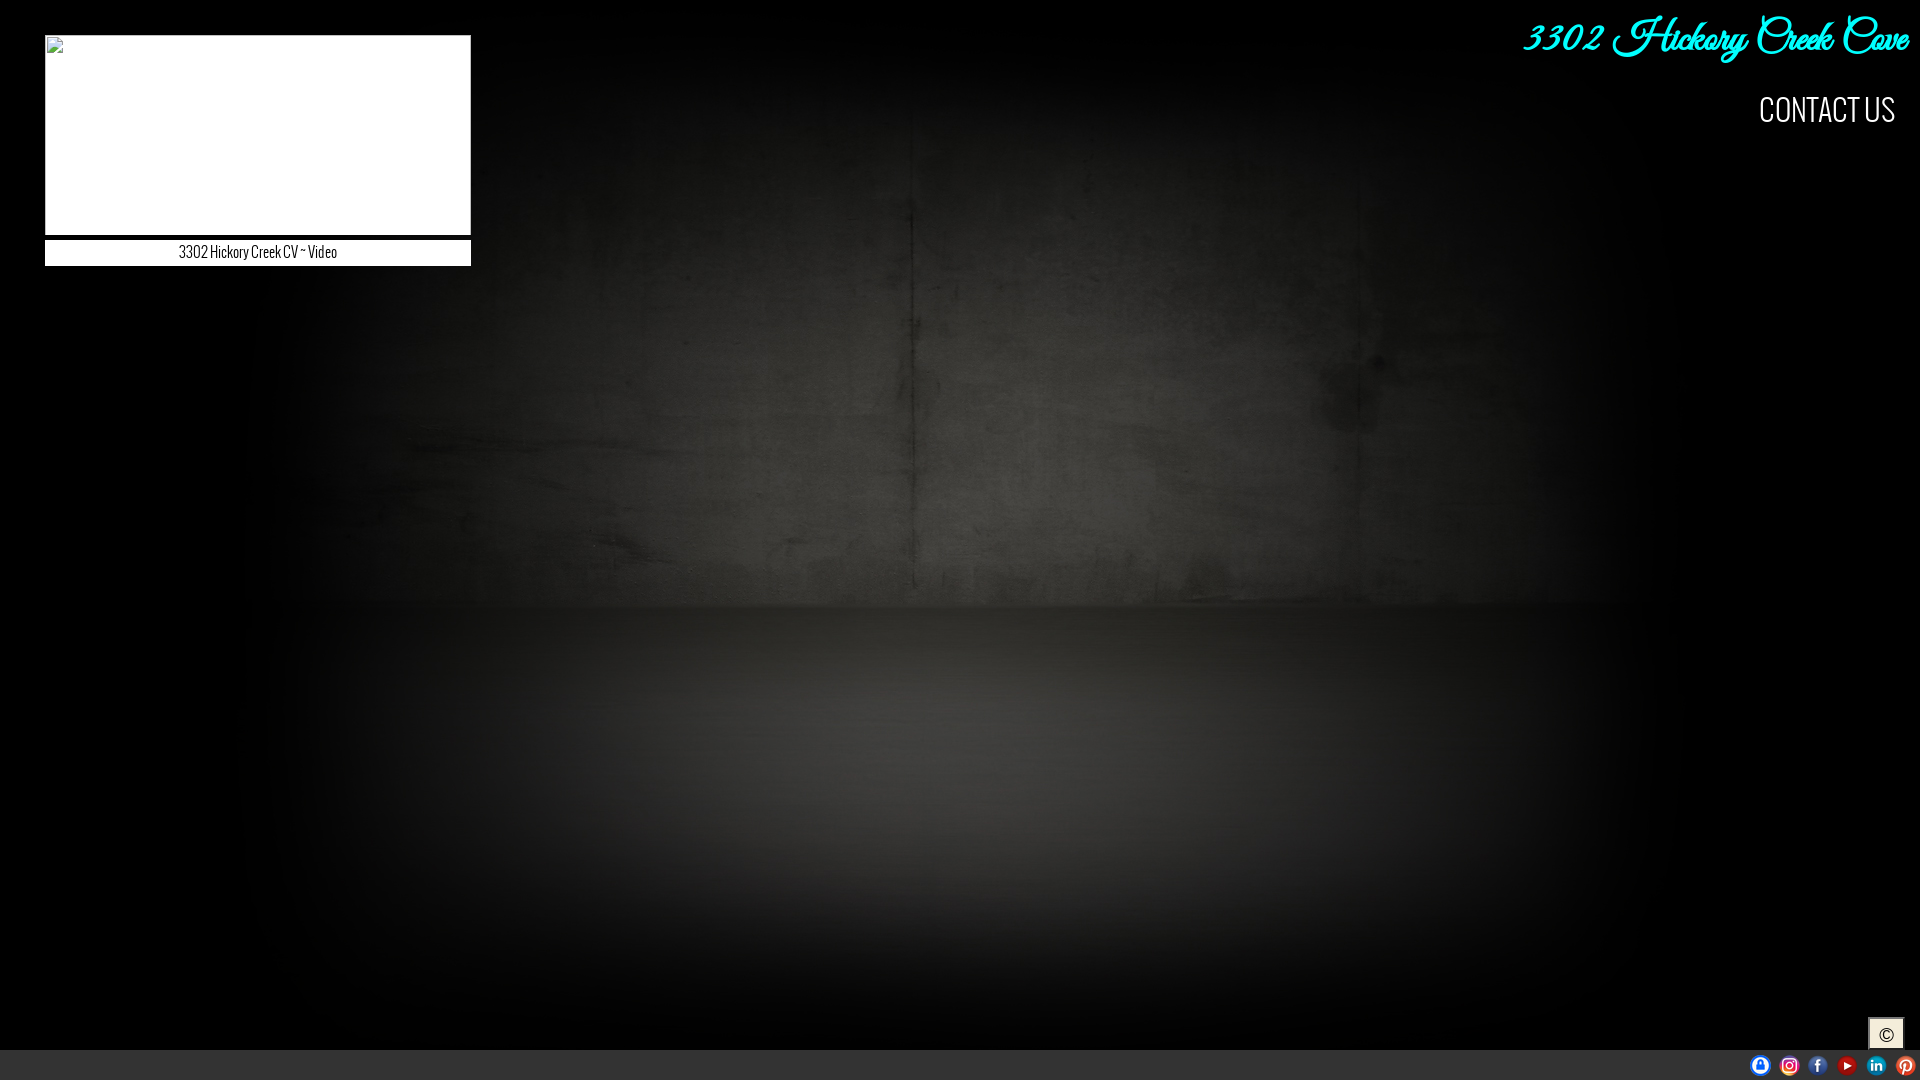 This screenshot has width=1920, height=1080. What do you see at coordinates (1760, 1064) in the screenshot?
I see `'UniqueAustinProperties | BrianLanglois'` at bounding box center [1760, 1064].